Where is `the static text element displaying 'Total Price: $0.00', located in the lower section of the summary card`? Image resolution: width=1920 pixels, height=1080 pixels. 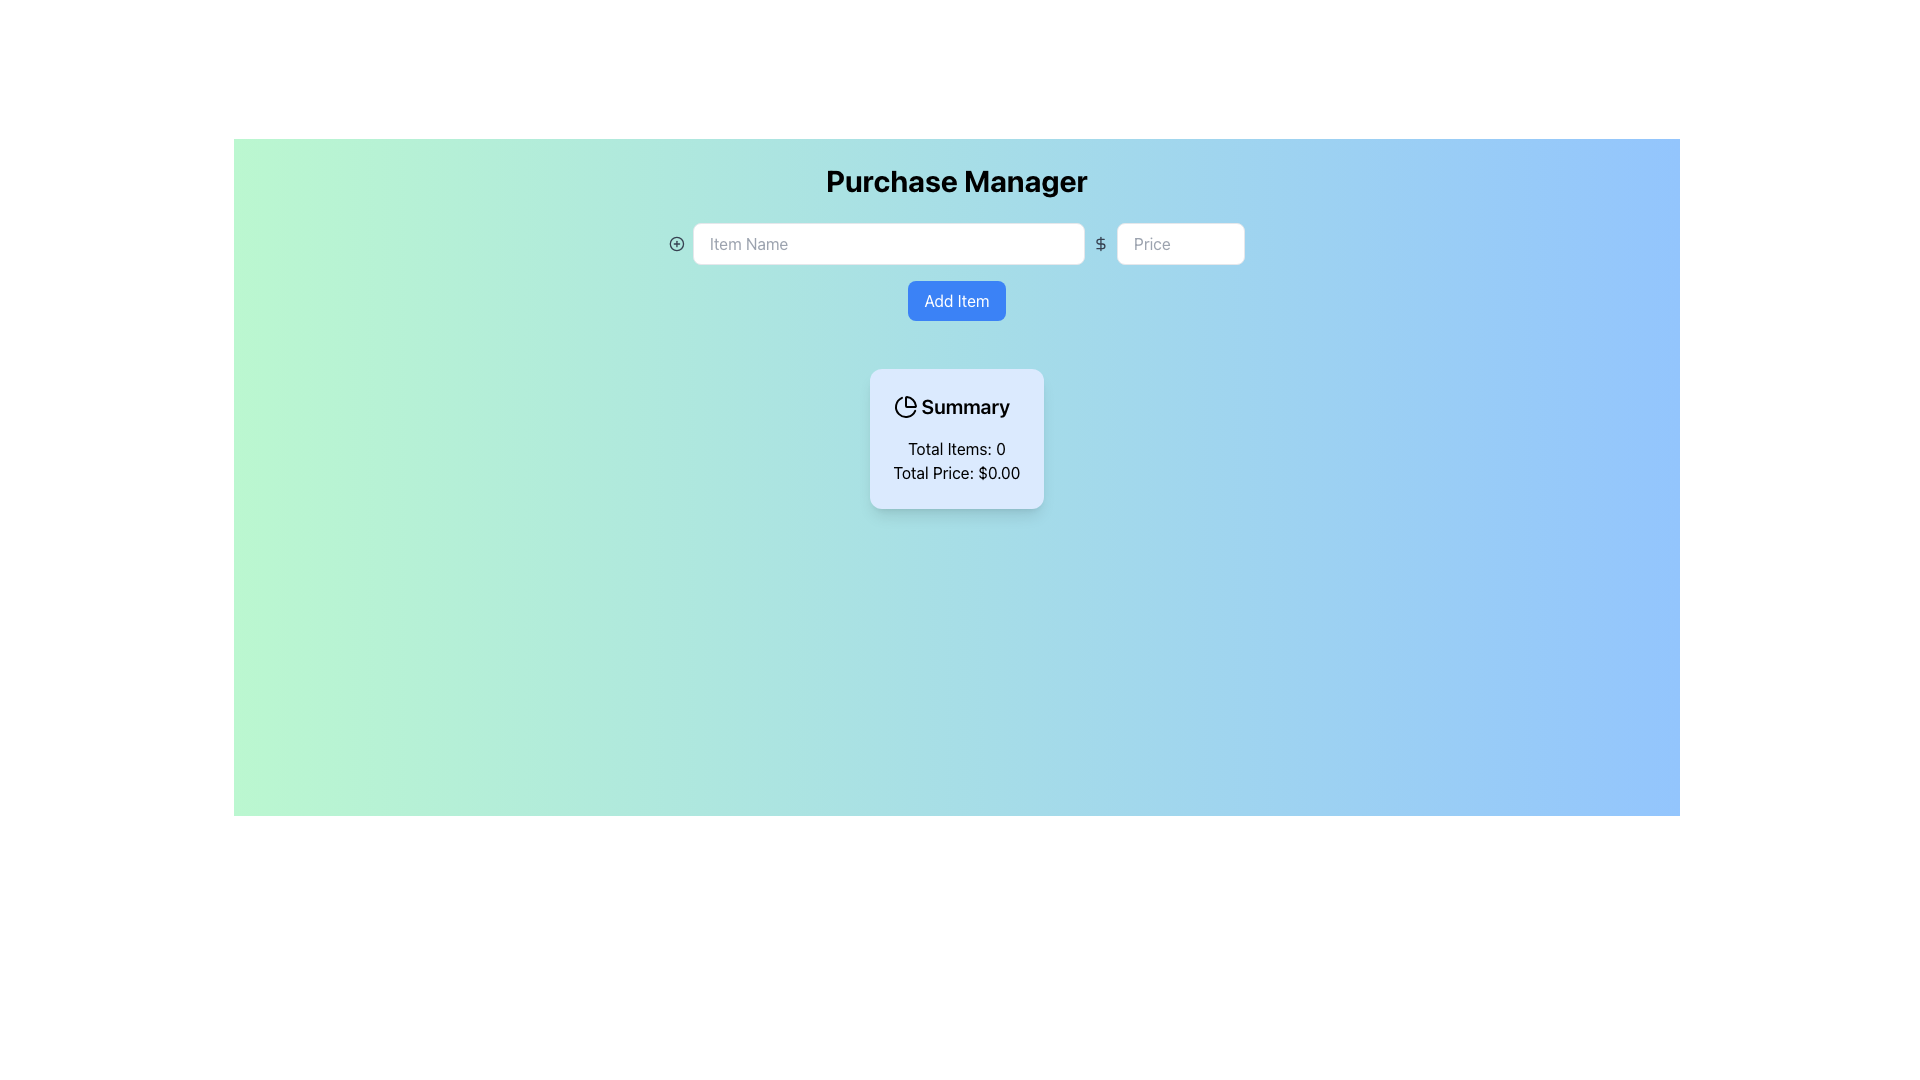 the static text element displaying 'Total Price: $0.00', located in the lower section of the summary card is located at coordinates (955, 473).